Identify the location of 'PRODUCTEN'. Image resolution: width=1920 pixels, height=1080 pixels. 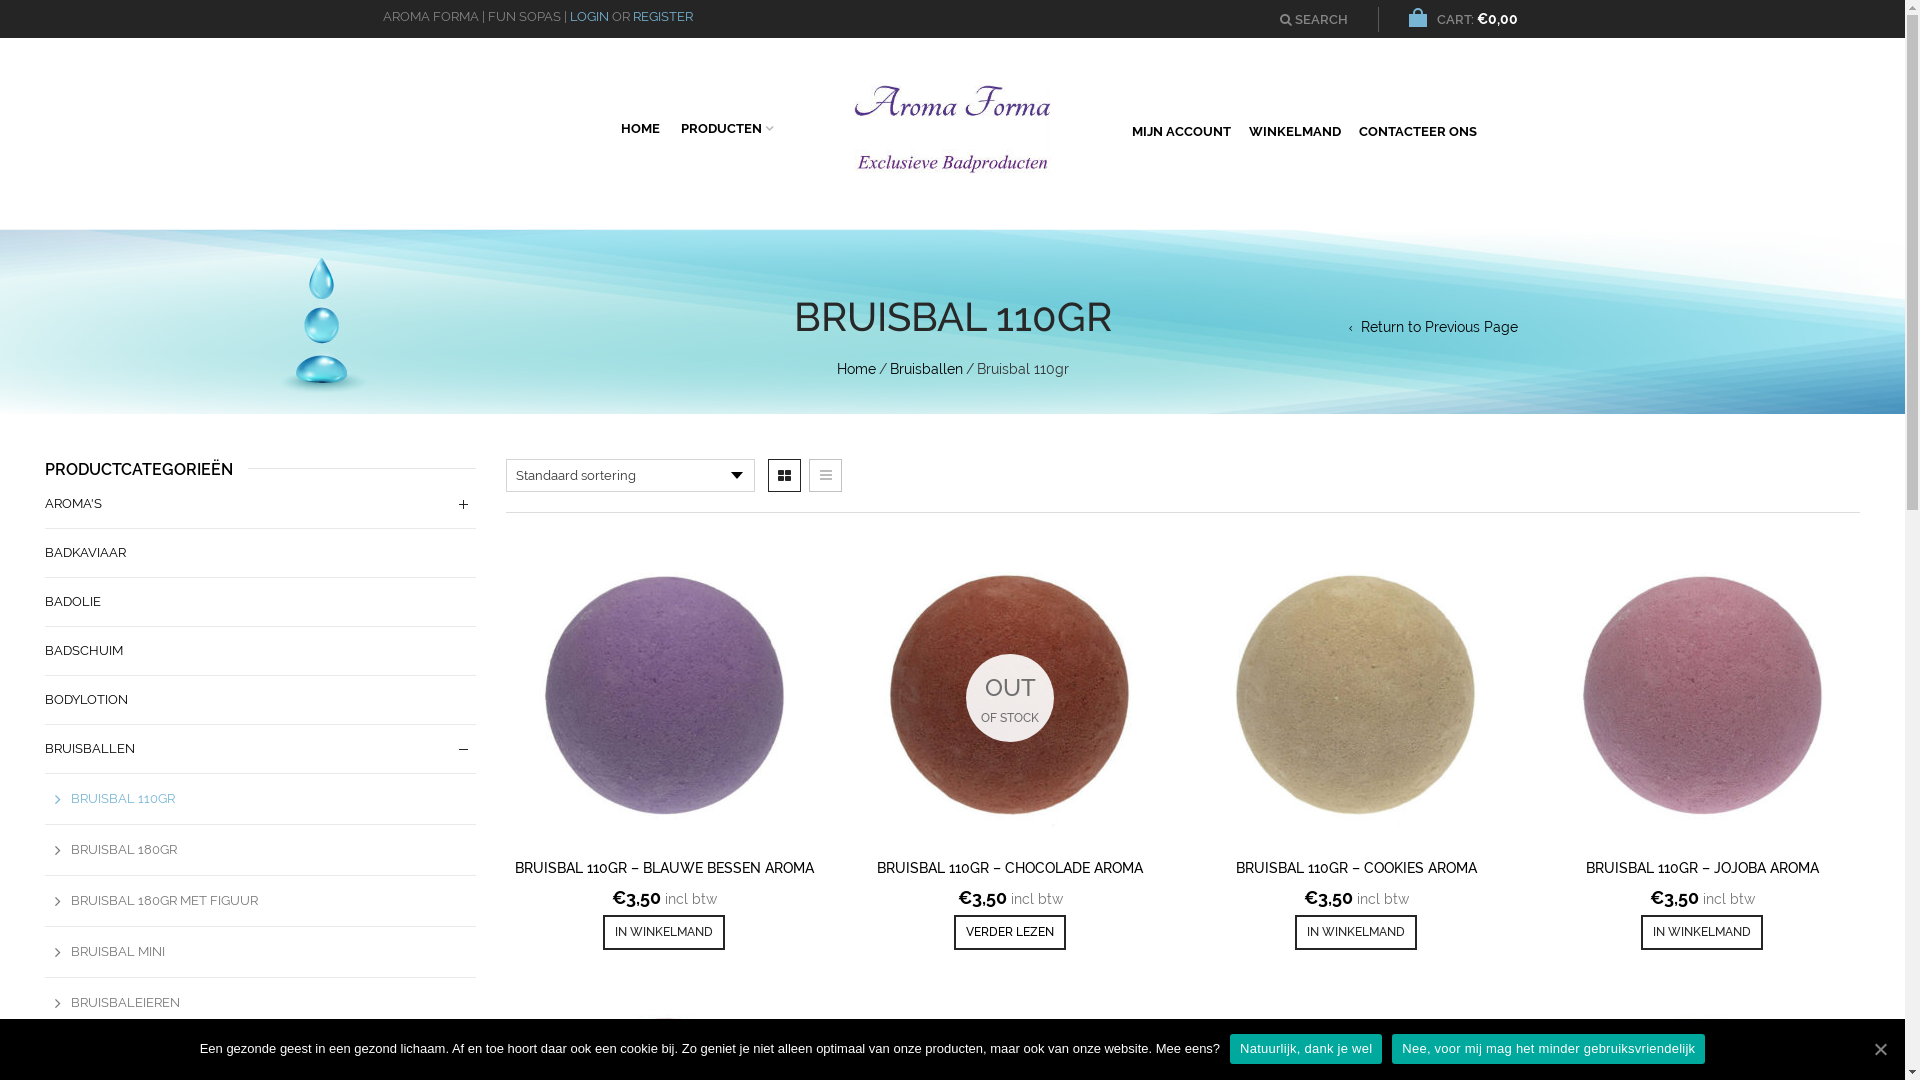
(725, 126).